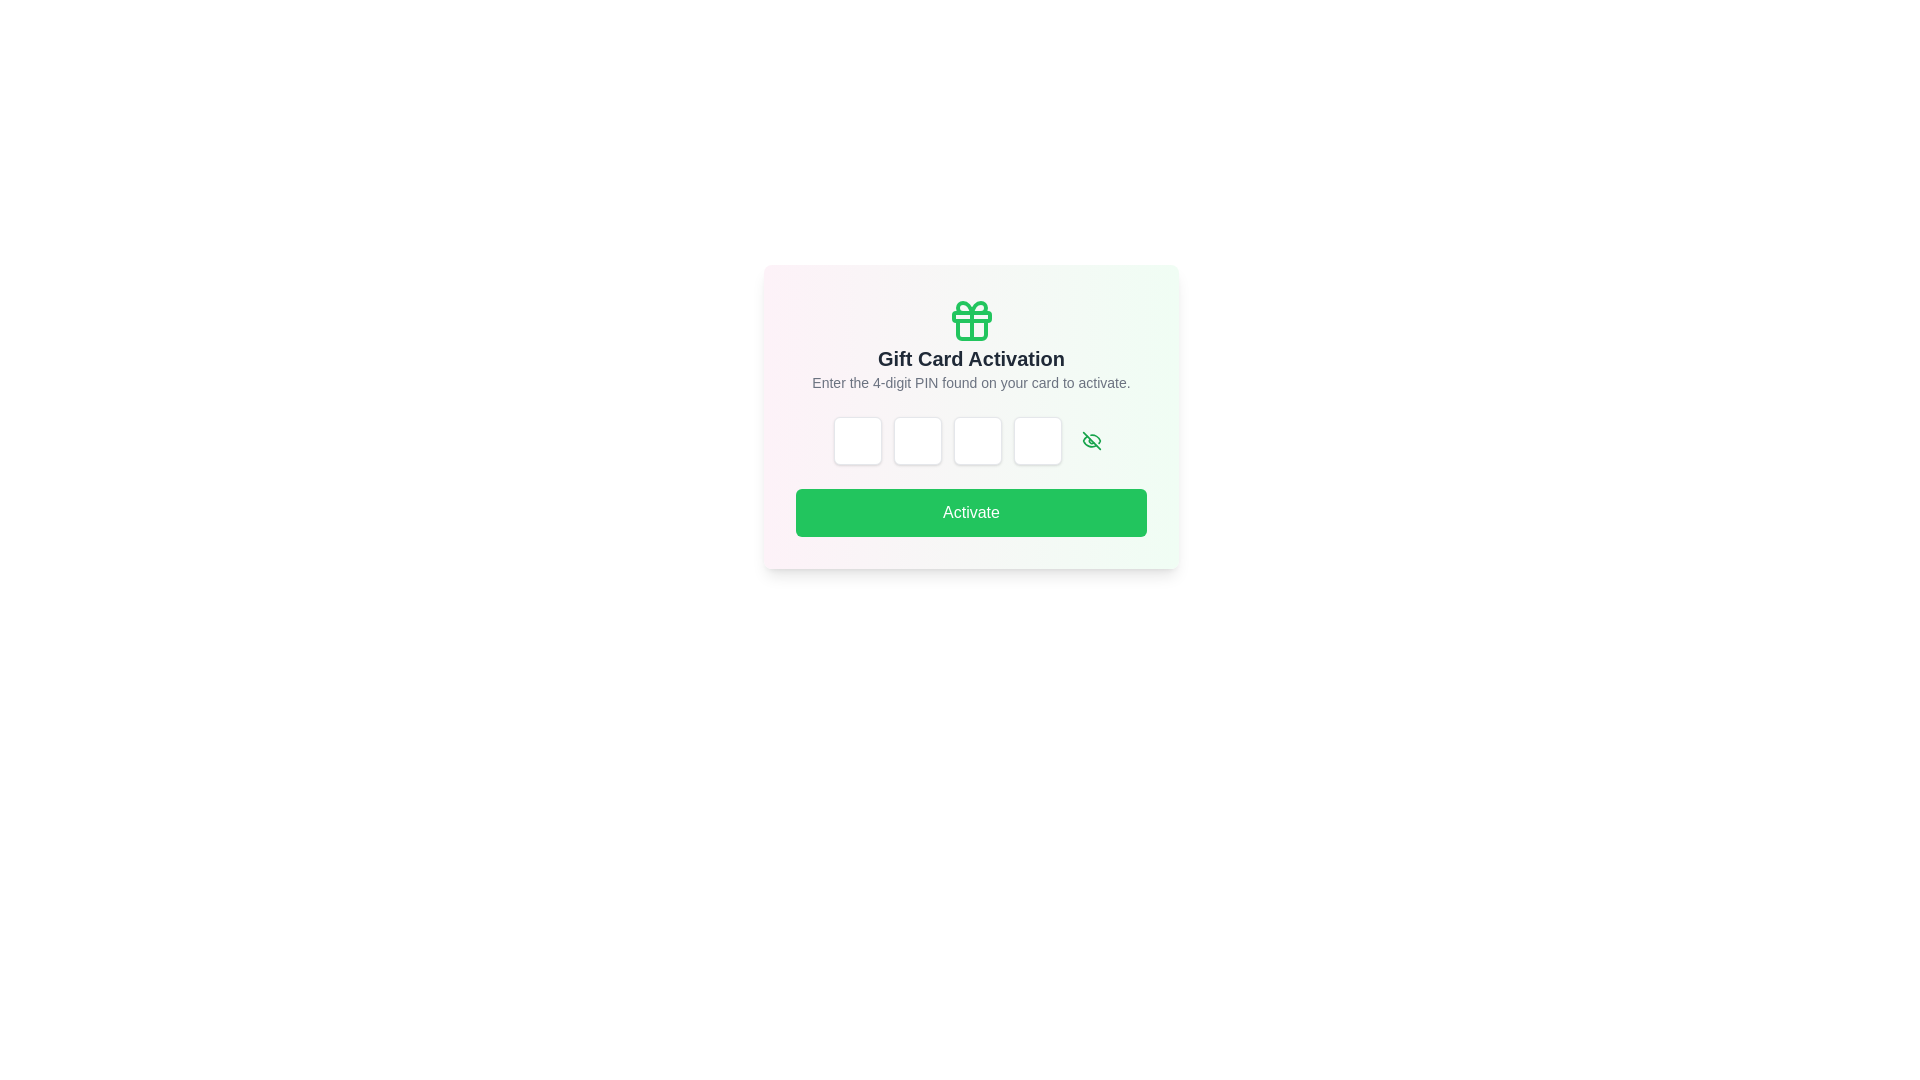  What do you see at coordinates (971, 315) in the screenshot?
I see `the horizontal bar that represents the ribbon or divider of the gift box icon, positioned slightly below the top of the icon and spanning horizontally across its middle` at bounding box center [971, 315].